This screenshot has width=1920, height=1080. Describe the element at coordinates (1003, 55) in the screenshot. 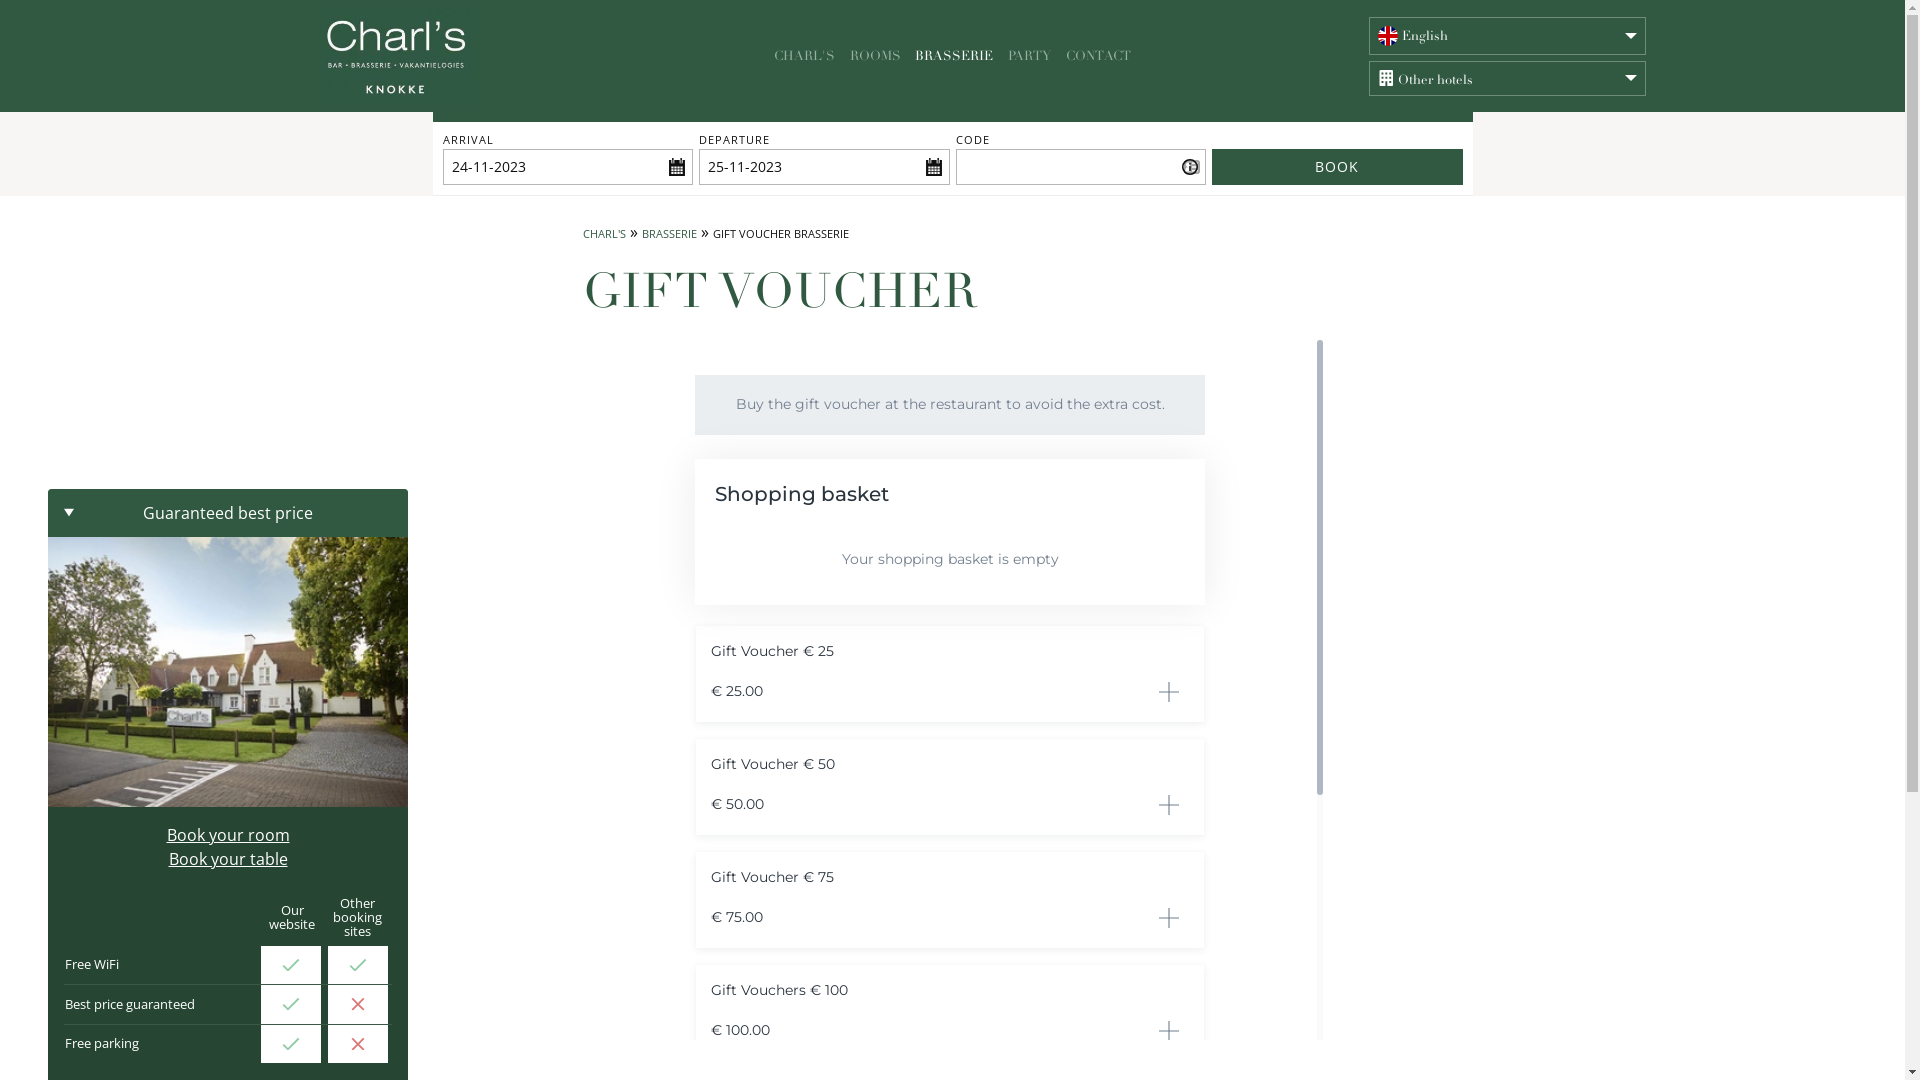

I see `'PARTY'` at that location.